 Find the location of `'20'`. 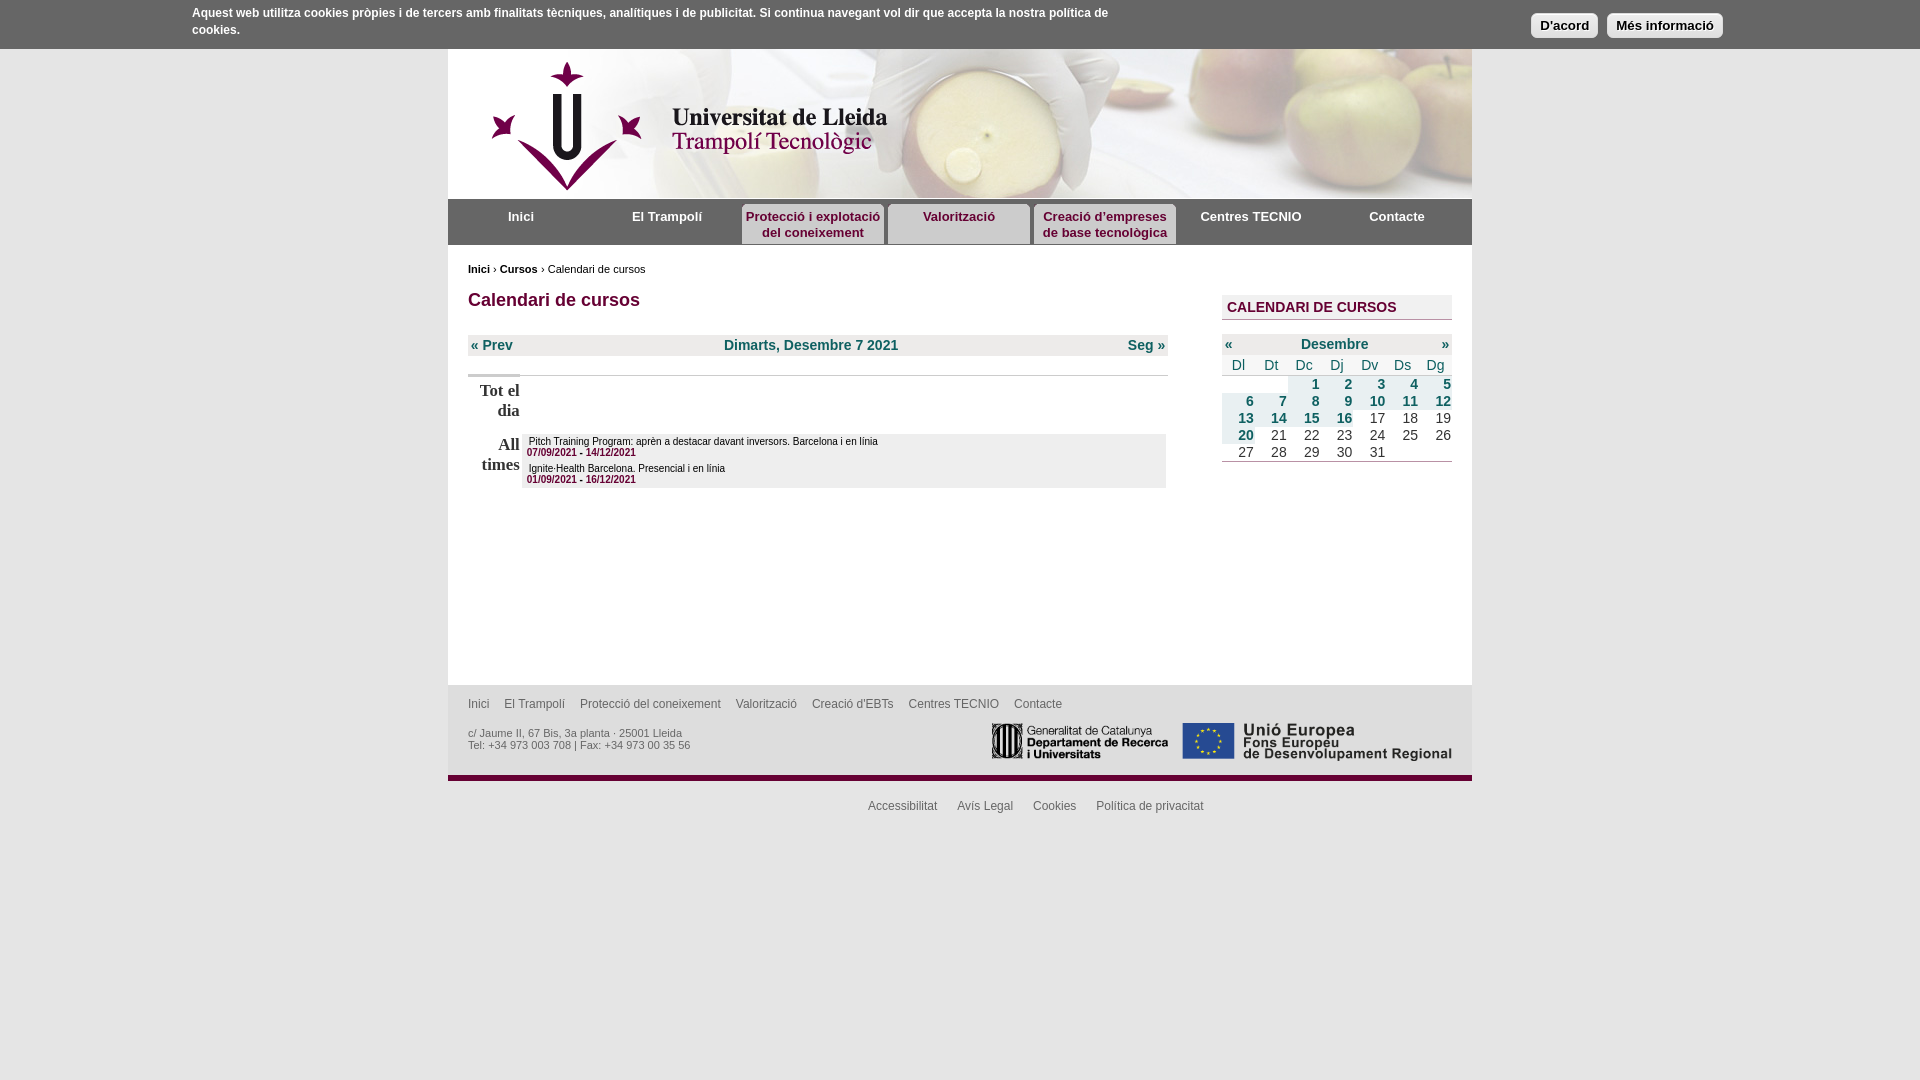

'20' is located at coordinates (1245, 434).